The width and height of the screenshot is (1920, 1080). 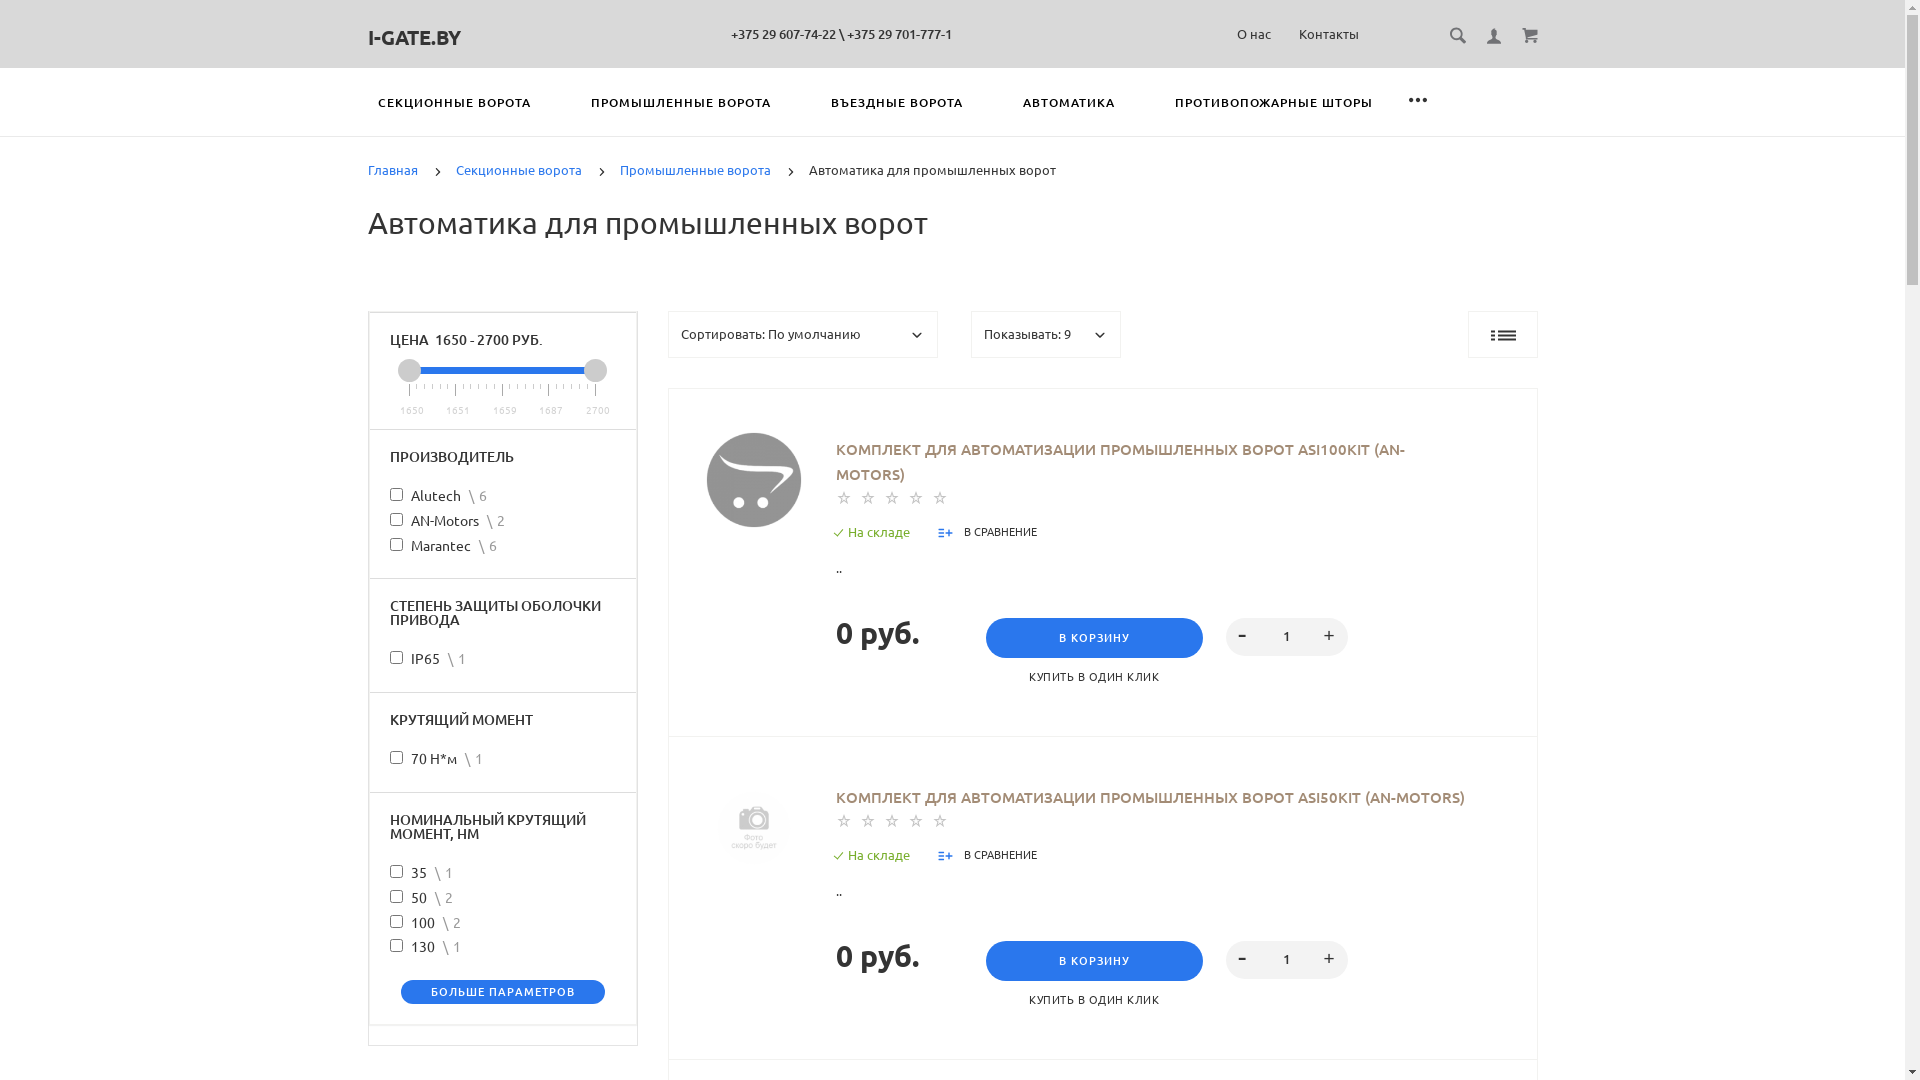 I want to click on 'I-GATE.BY', so click(x=368, y=37).